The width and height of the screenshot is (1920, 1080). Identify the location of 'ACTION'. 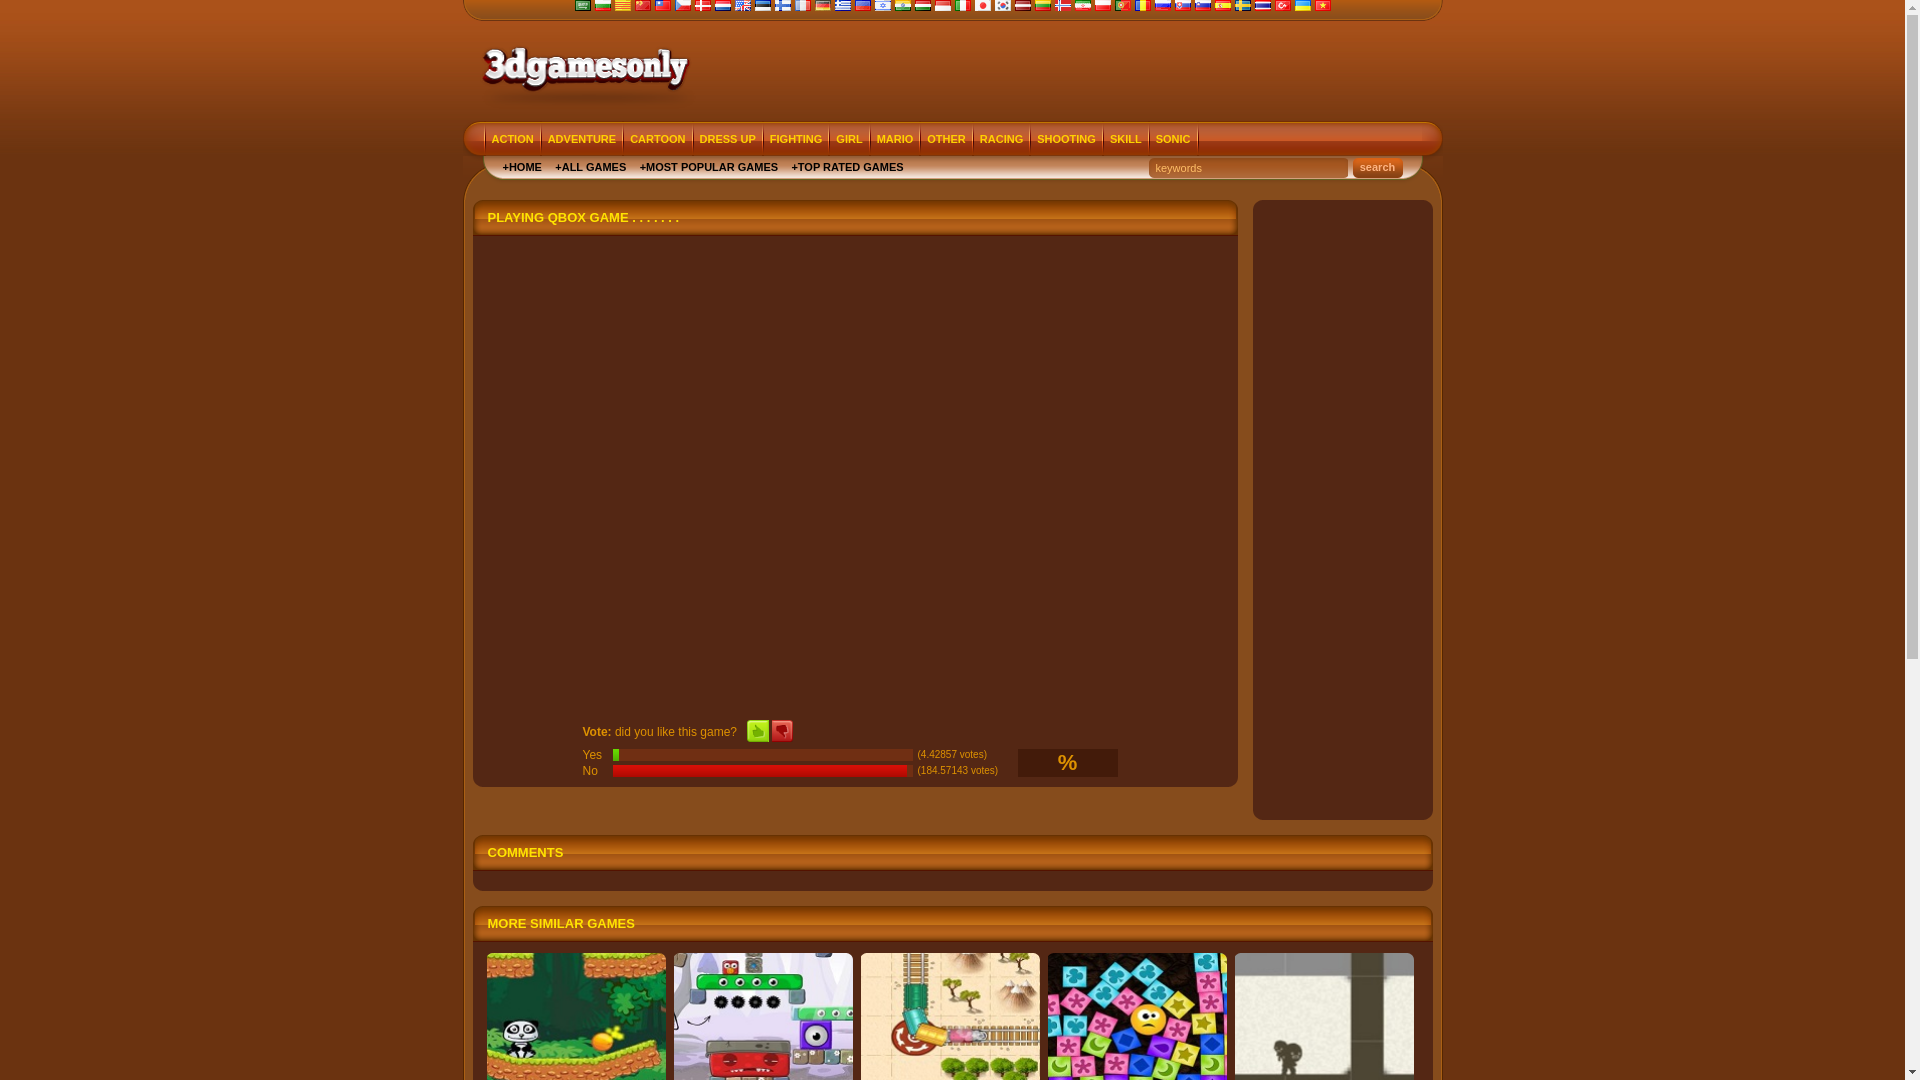
(513, 138).